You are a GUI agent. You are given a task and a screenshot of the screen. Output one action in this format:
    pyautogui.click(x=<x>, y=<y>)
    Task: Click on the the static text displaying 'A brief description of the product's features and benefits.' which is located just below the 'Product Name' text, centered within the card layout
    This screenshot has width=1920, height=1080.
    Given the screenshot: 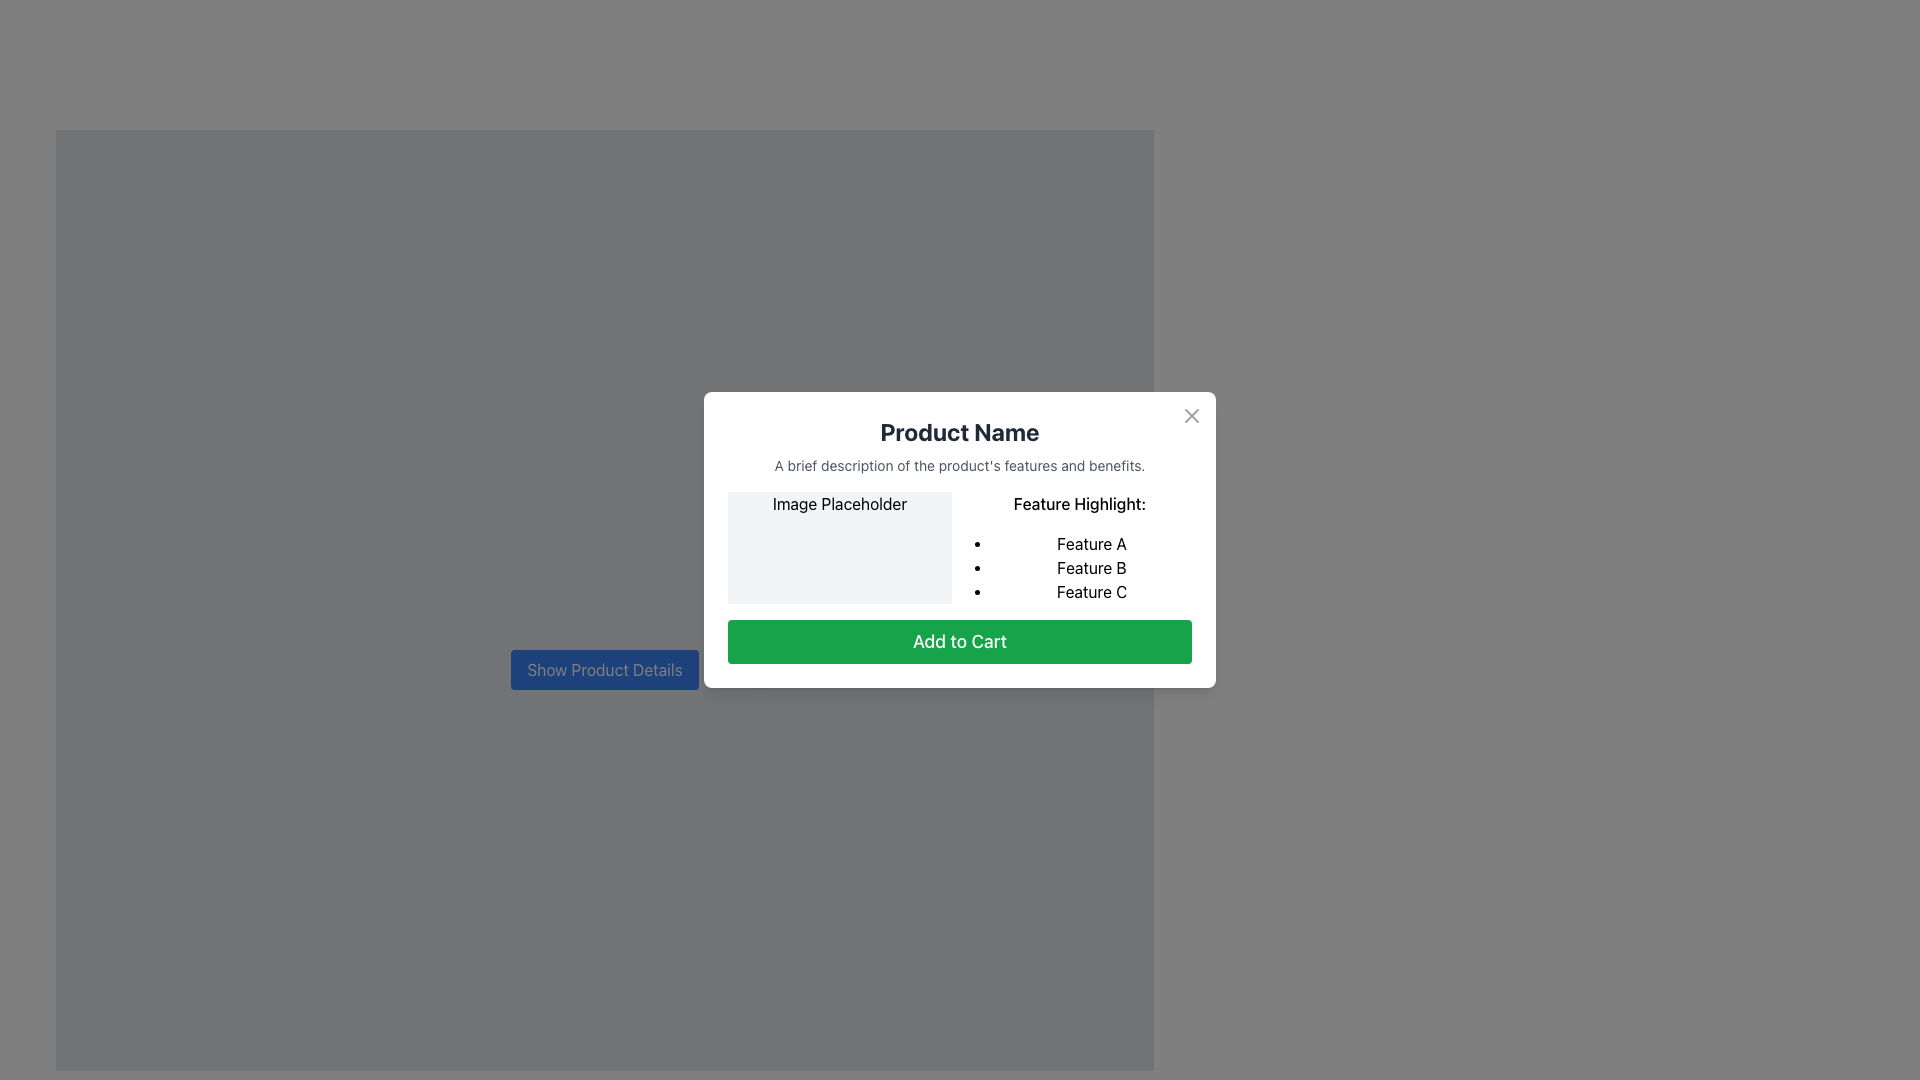 What is the action you would take?
    pyautogui.click(x=960, y=466)
    